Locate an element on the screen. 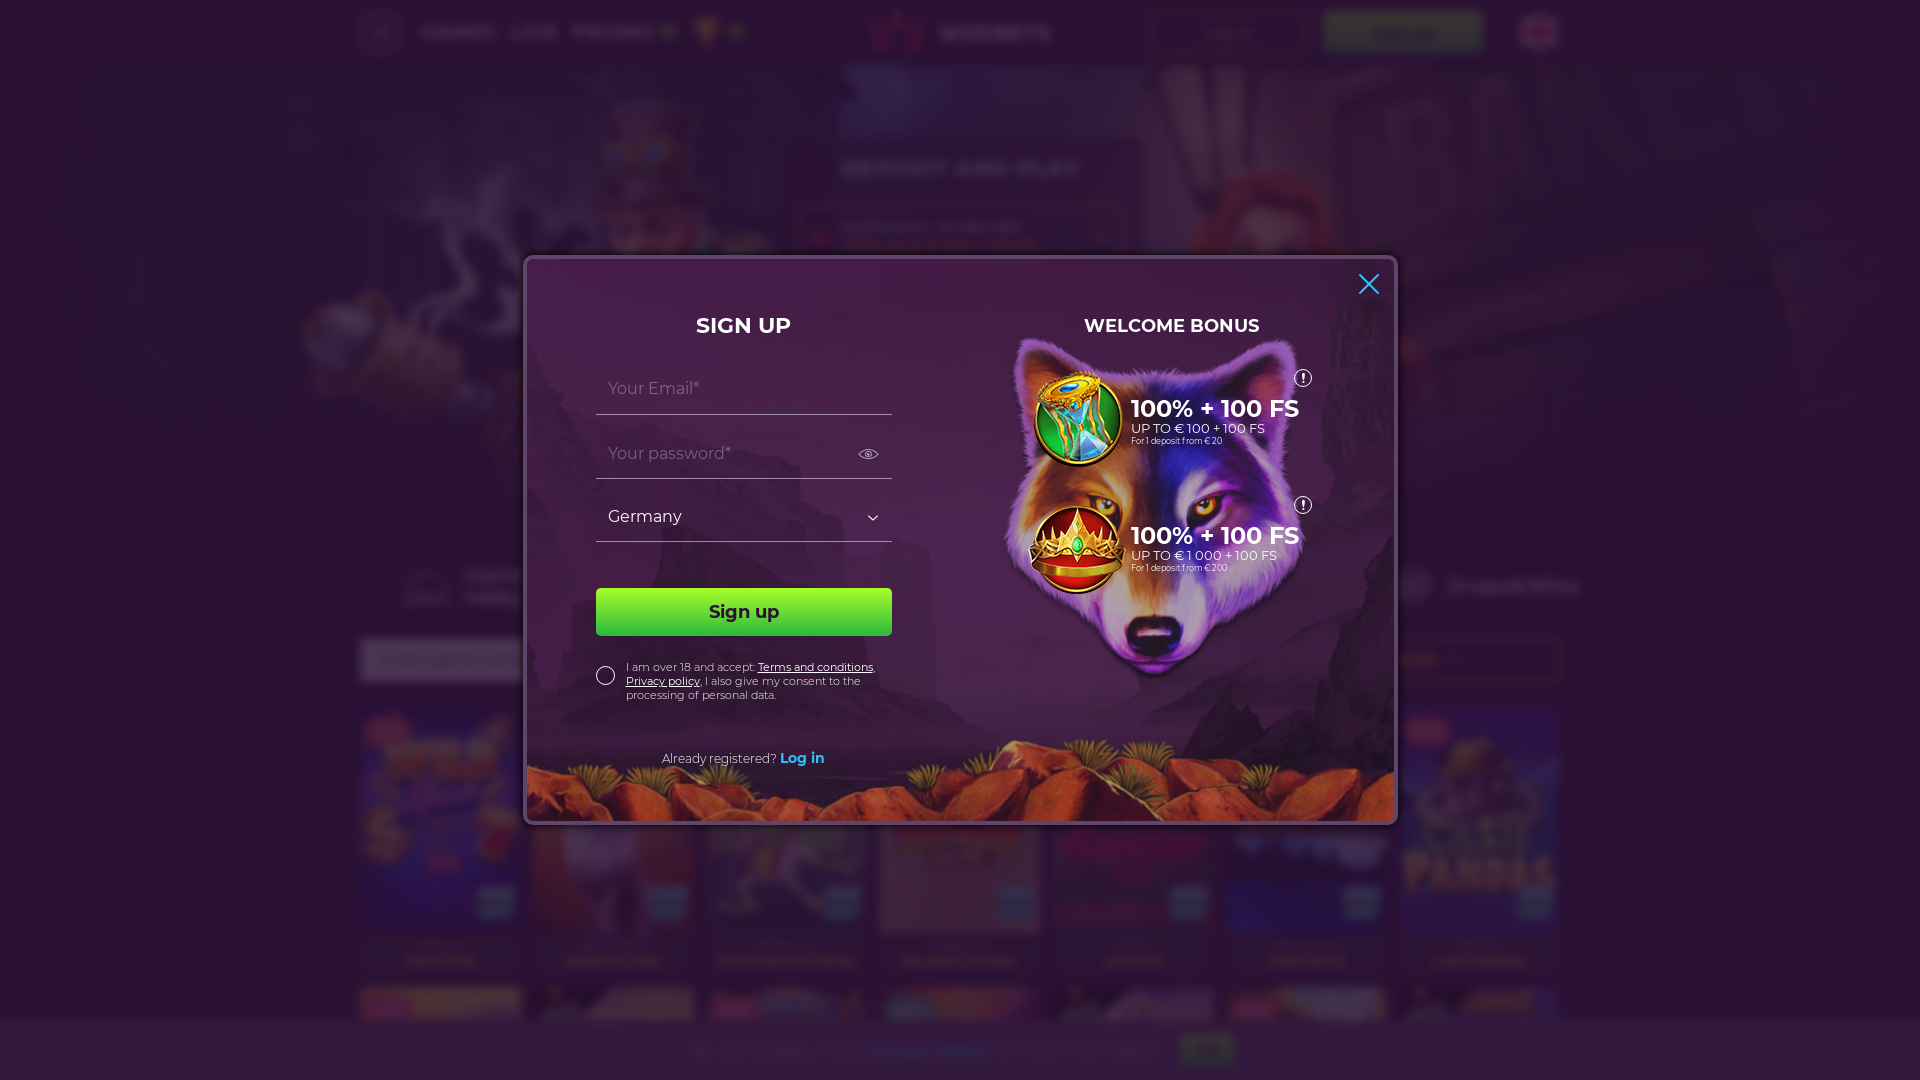 The height and width of the screenshot is (1080, 1920). 'Privacy Policy' is located at coordinates (869, 1048).